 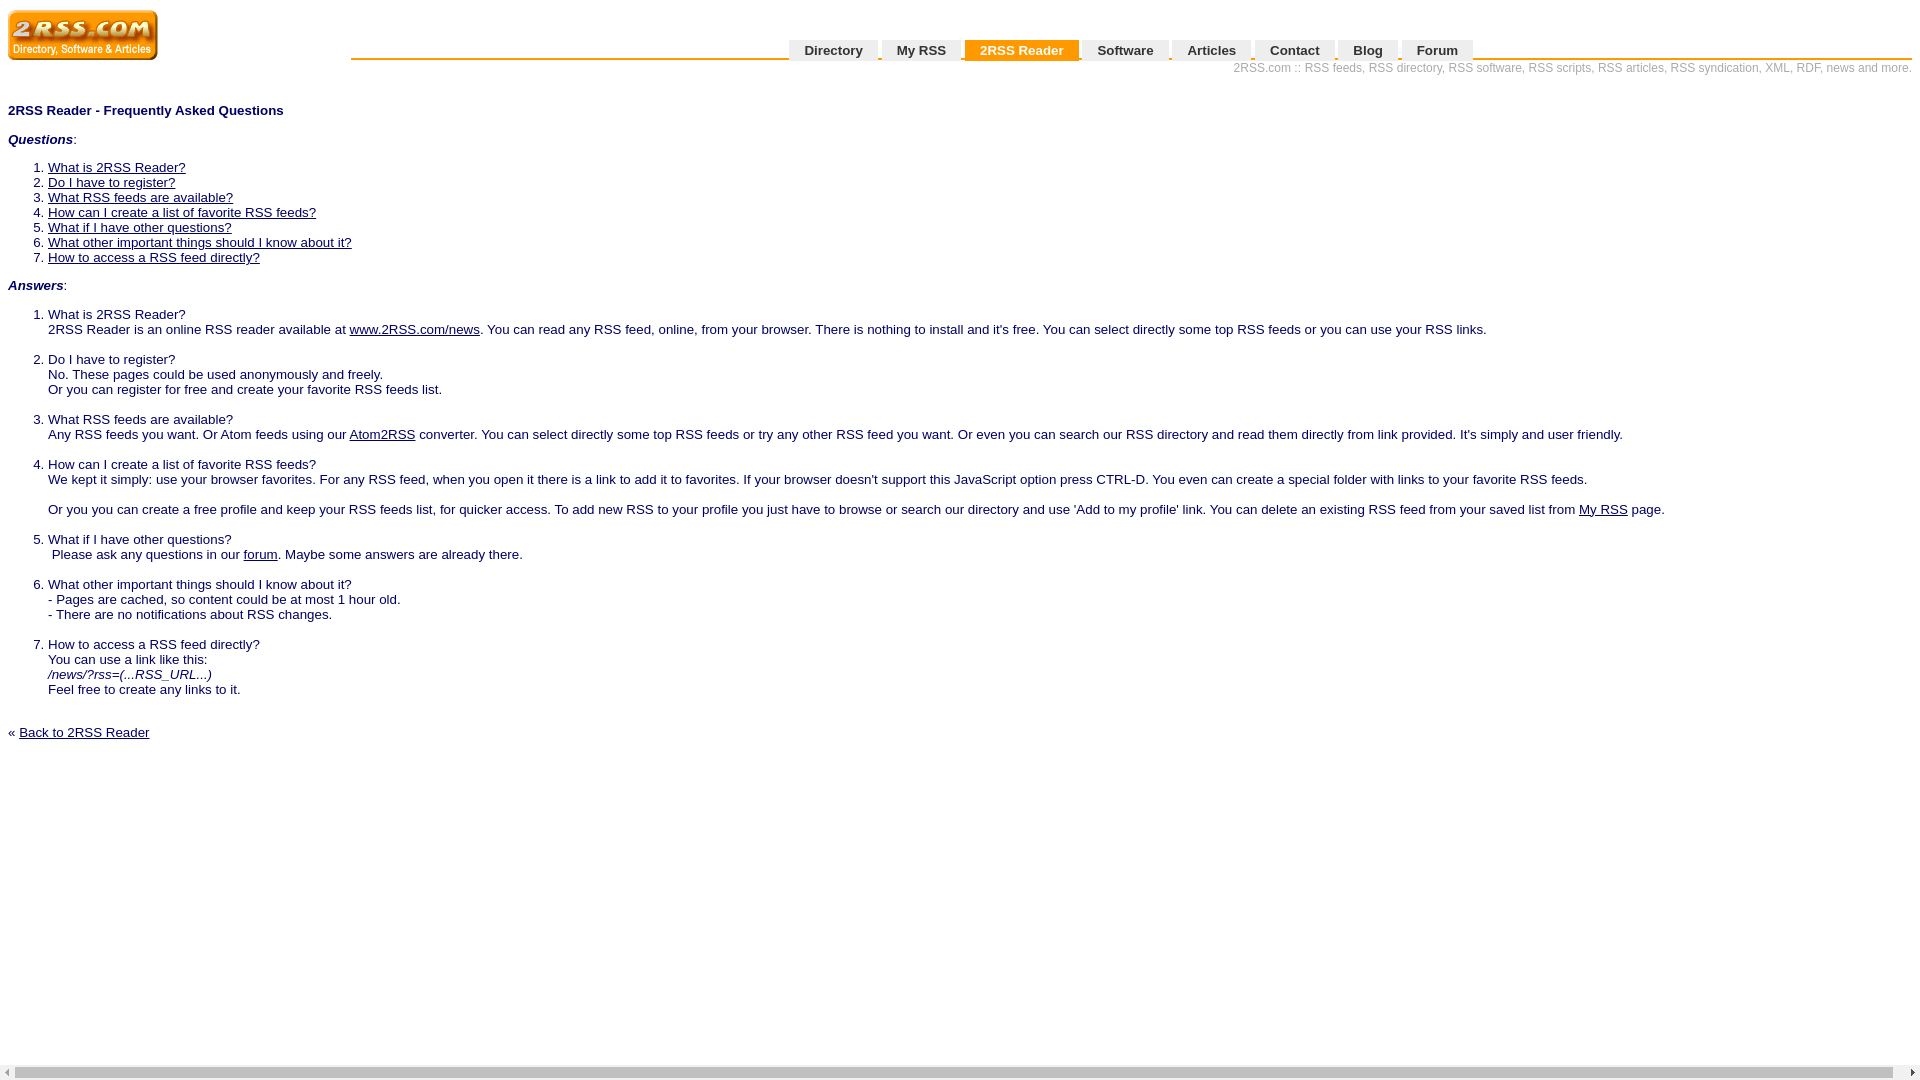 I want to click on 'Atom2RSS', so click(x=383, y=433).